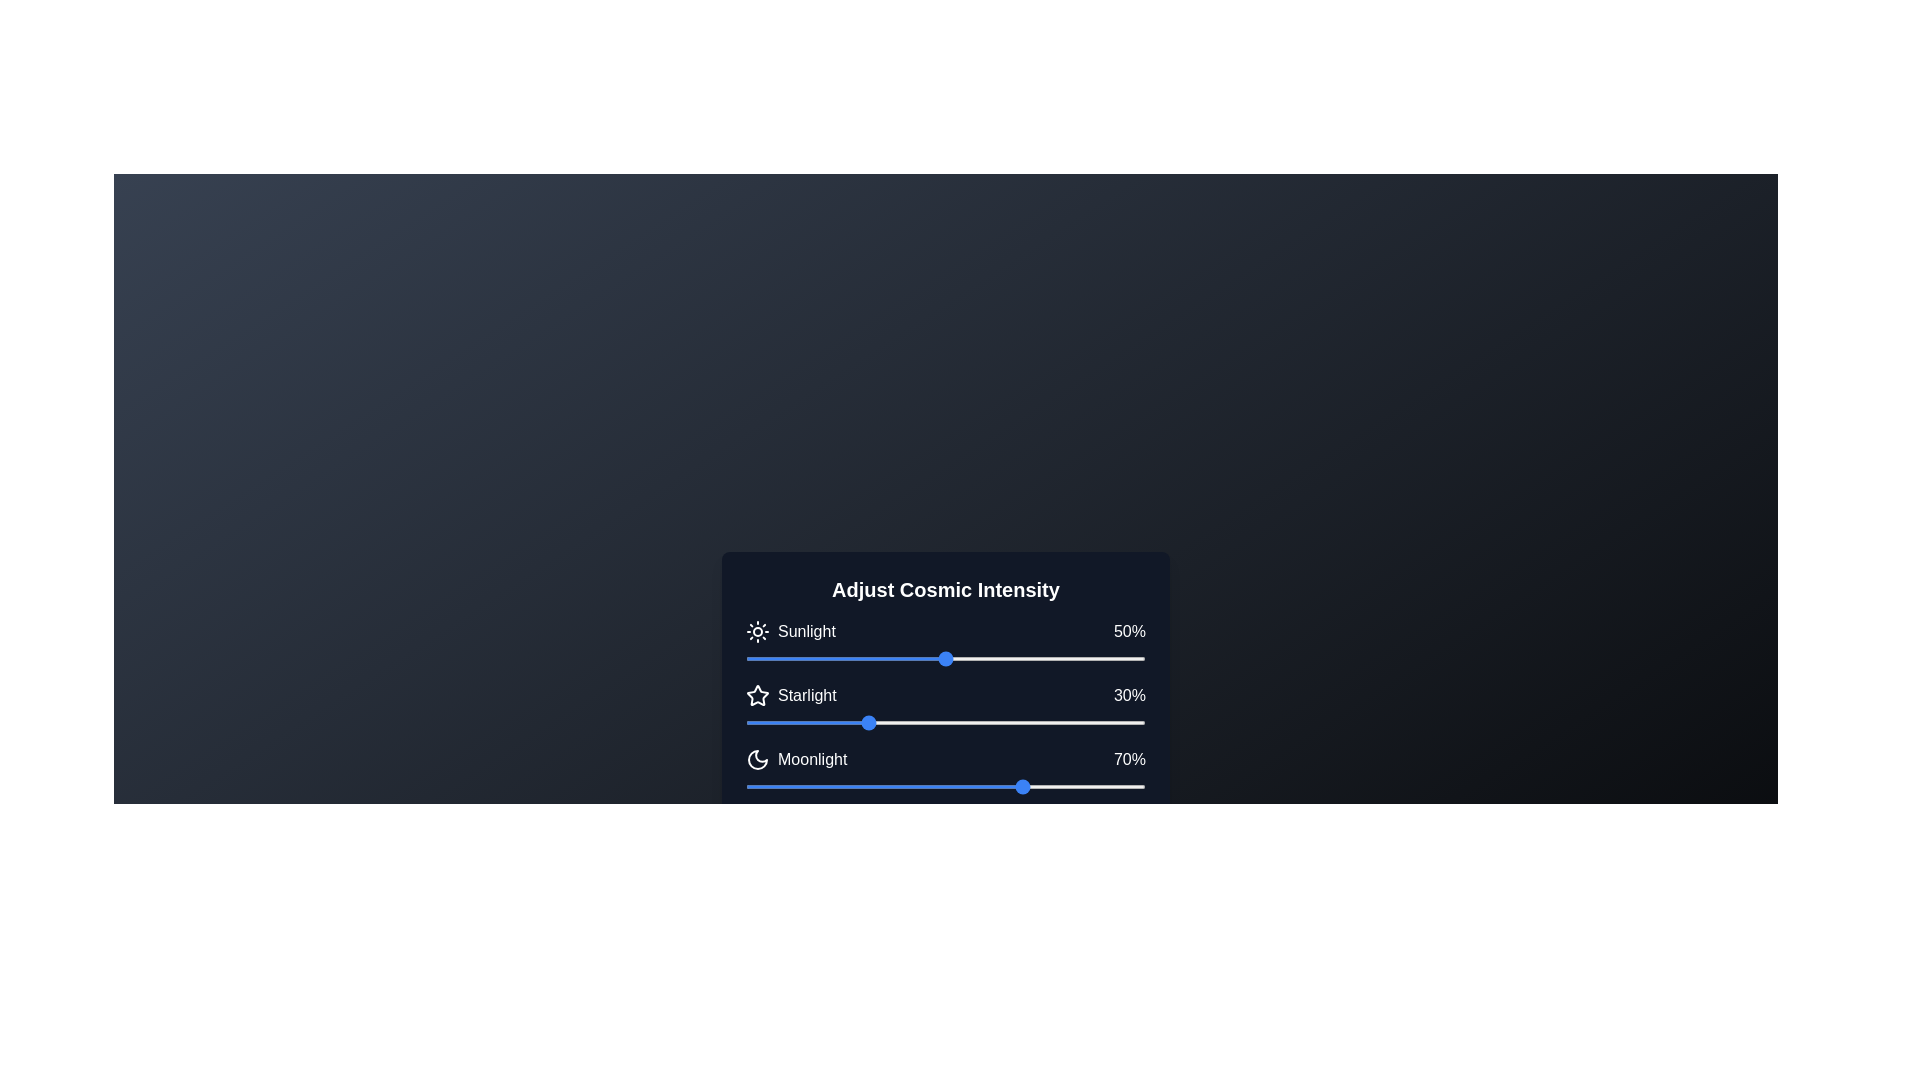 The width and height of the screenshot is (1920, 1080). Describe the element at coordinates (748, 659) in the screenshot. I see `the 'Sunlight' slider to 1% intensity` at that location.